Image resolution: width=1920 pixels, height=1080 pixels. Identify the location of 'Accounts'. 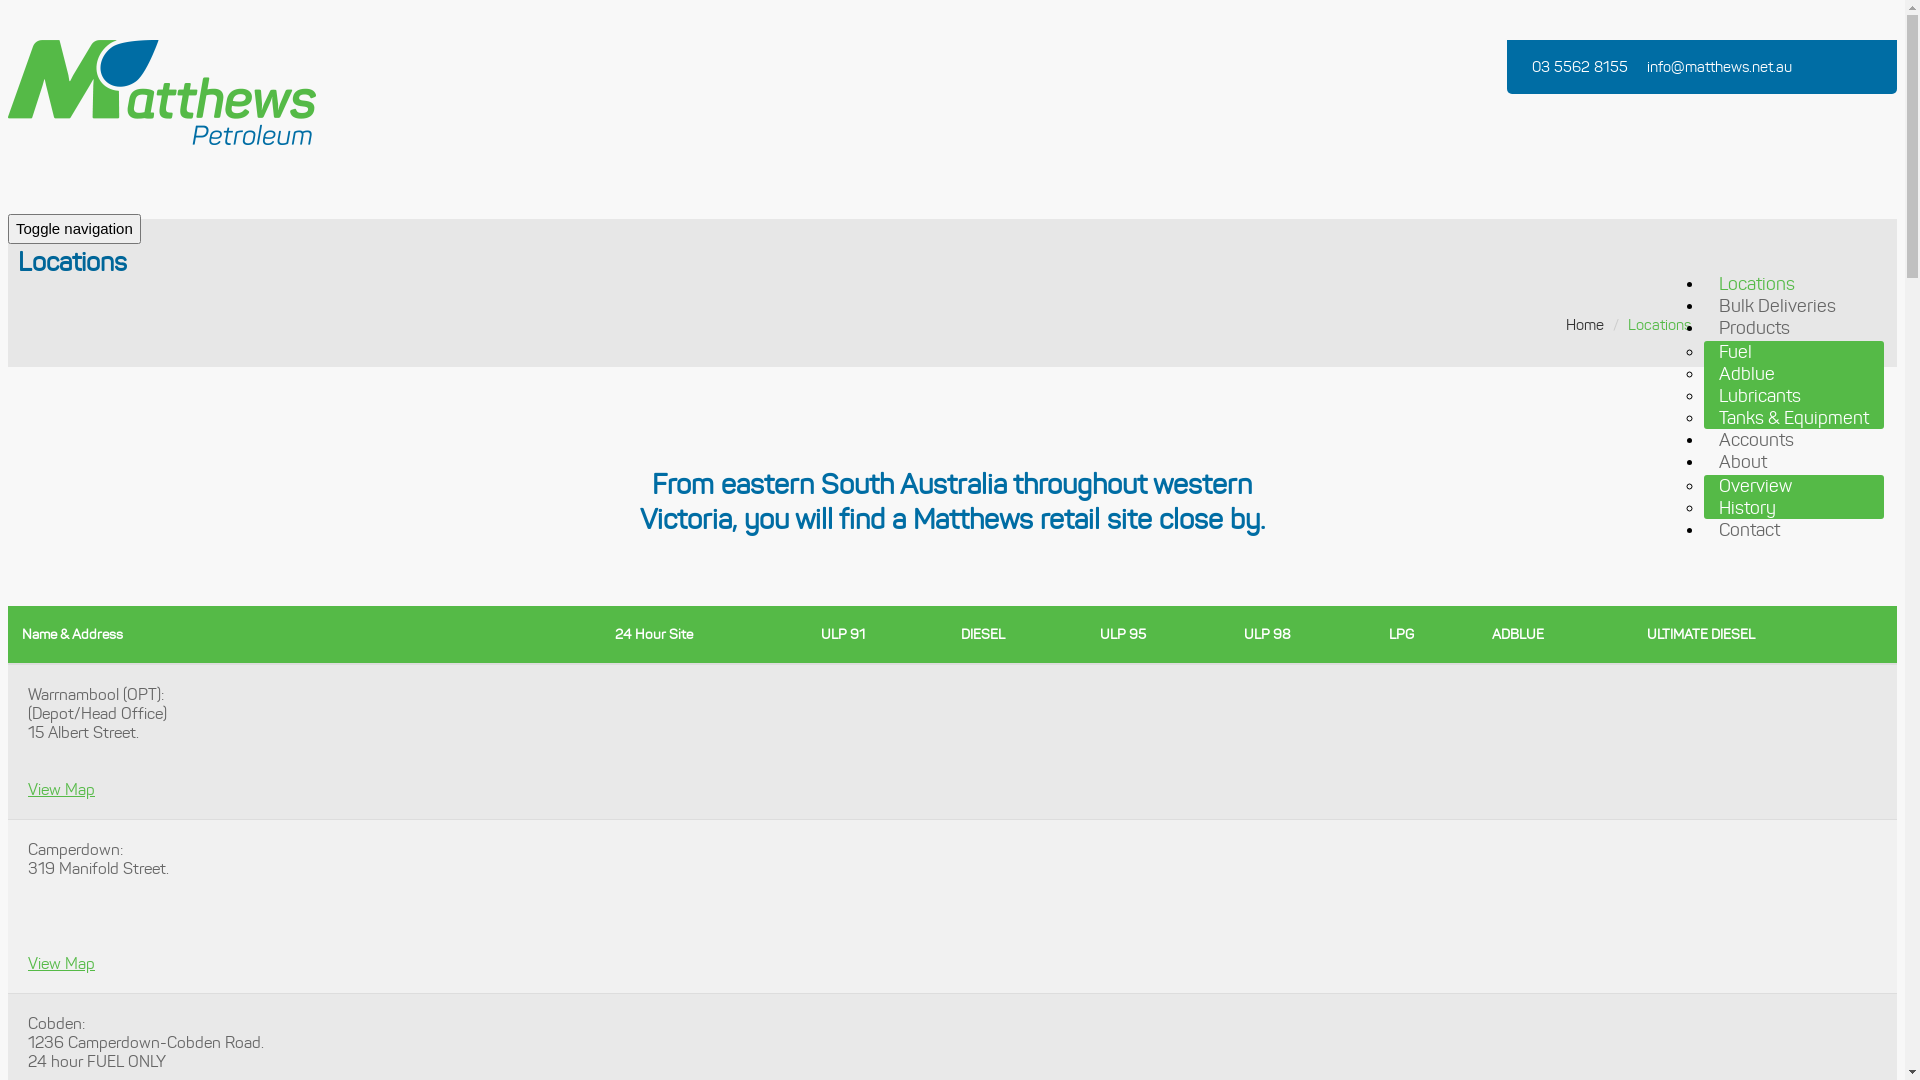
(1755, 438).